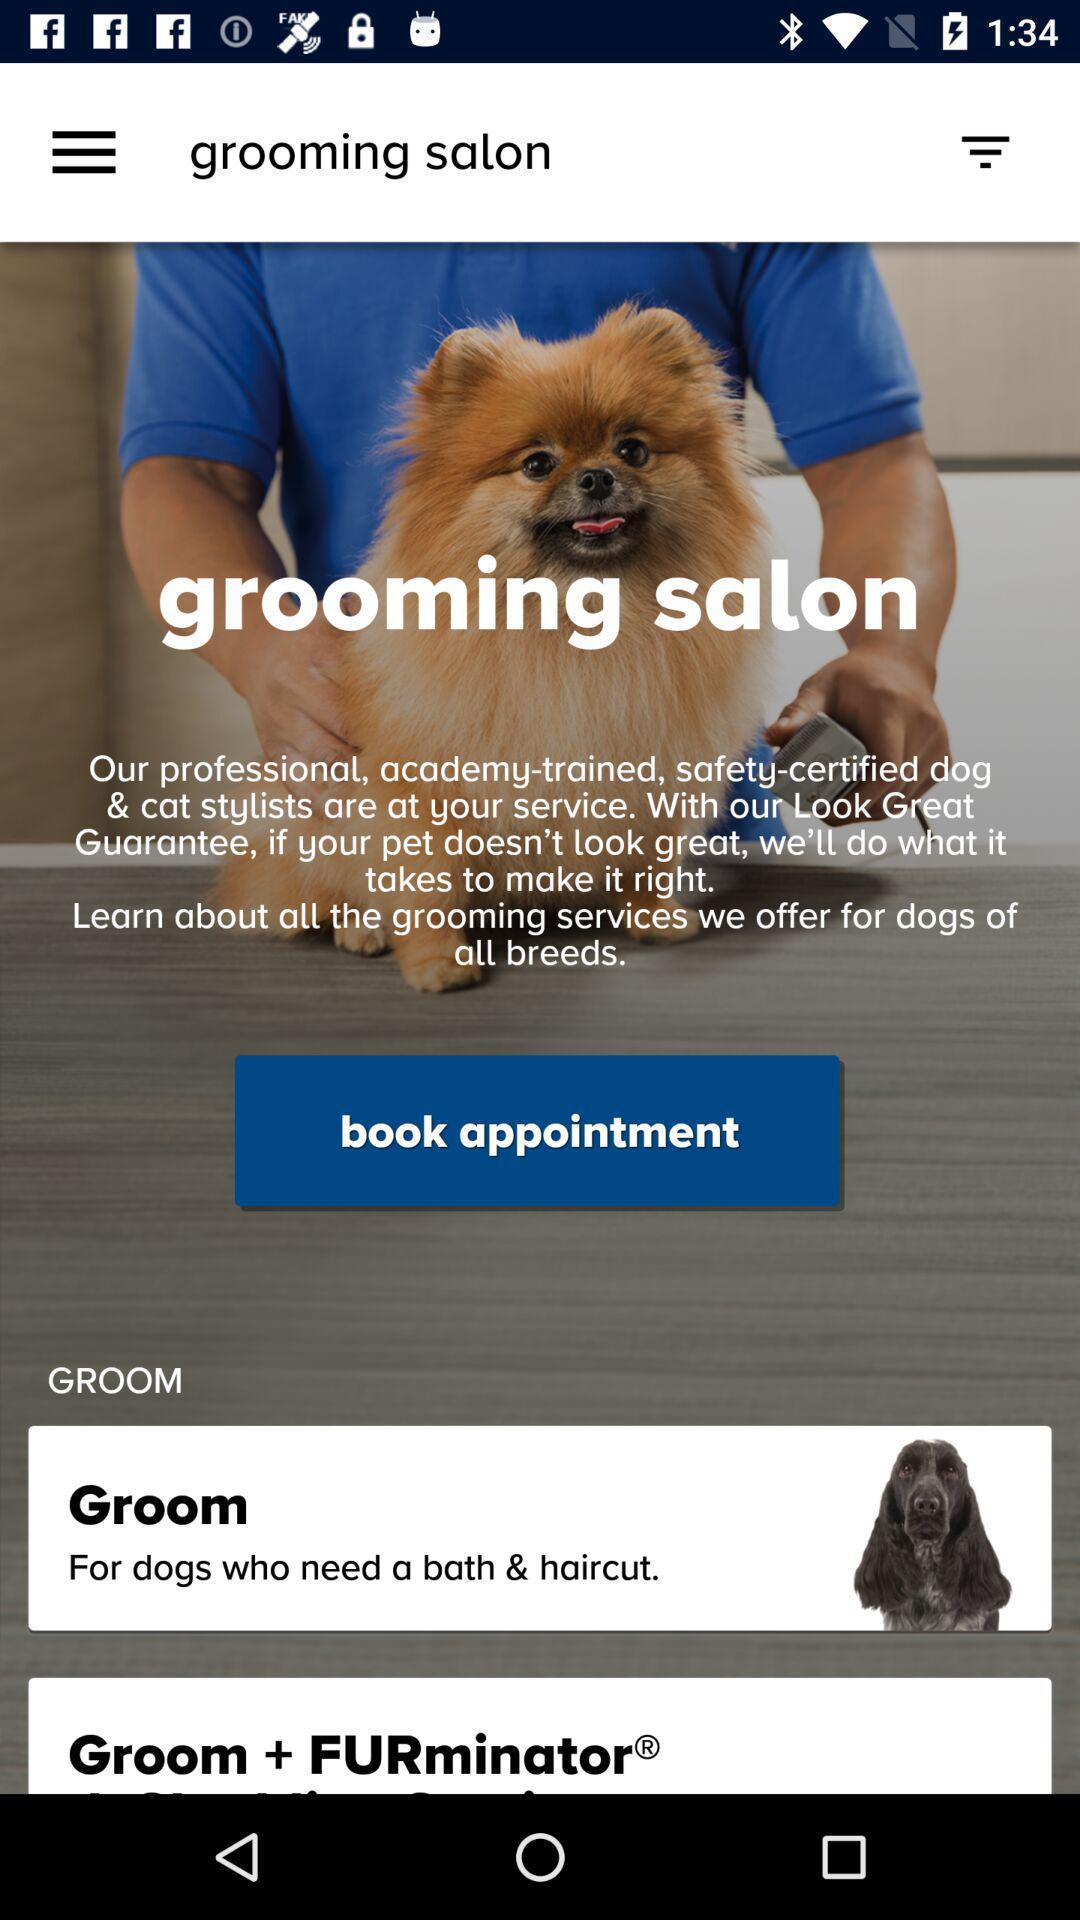 The width and height of the screenshot is (1080, 1920). I want to click on the item below our professional academy item, so click(538, 1133).